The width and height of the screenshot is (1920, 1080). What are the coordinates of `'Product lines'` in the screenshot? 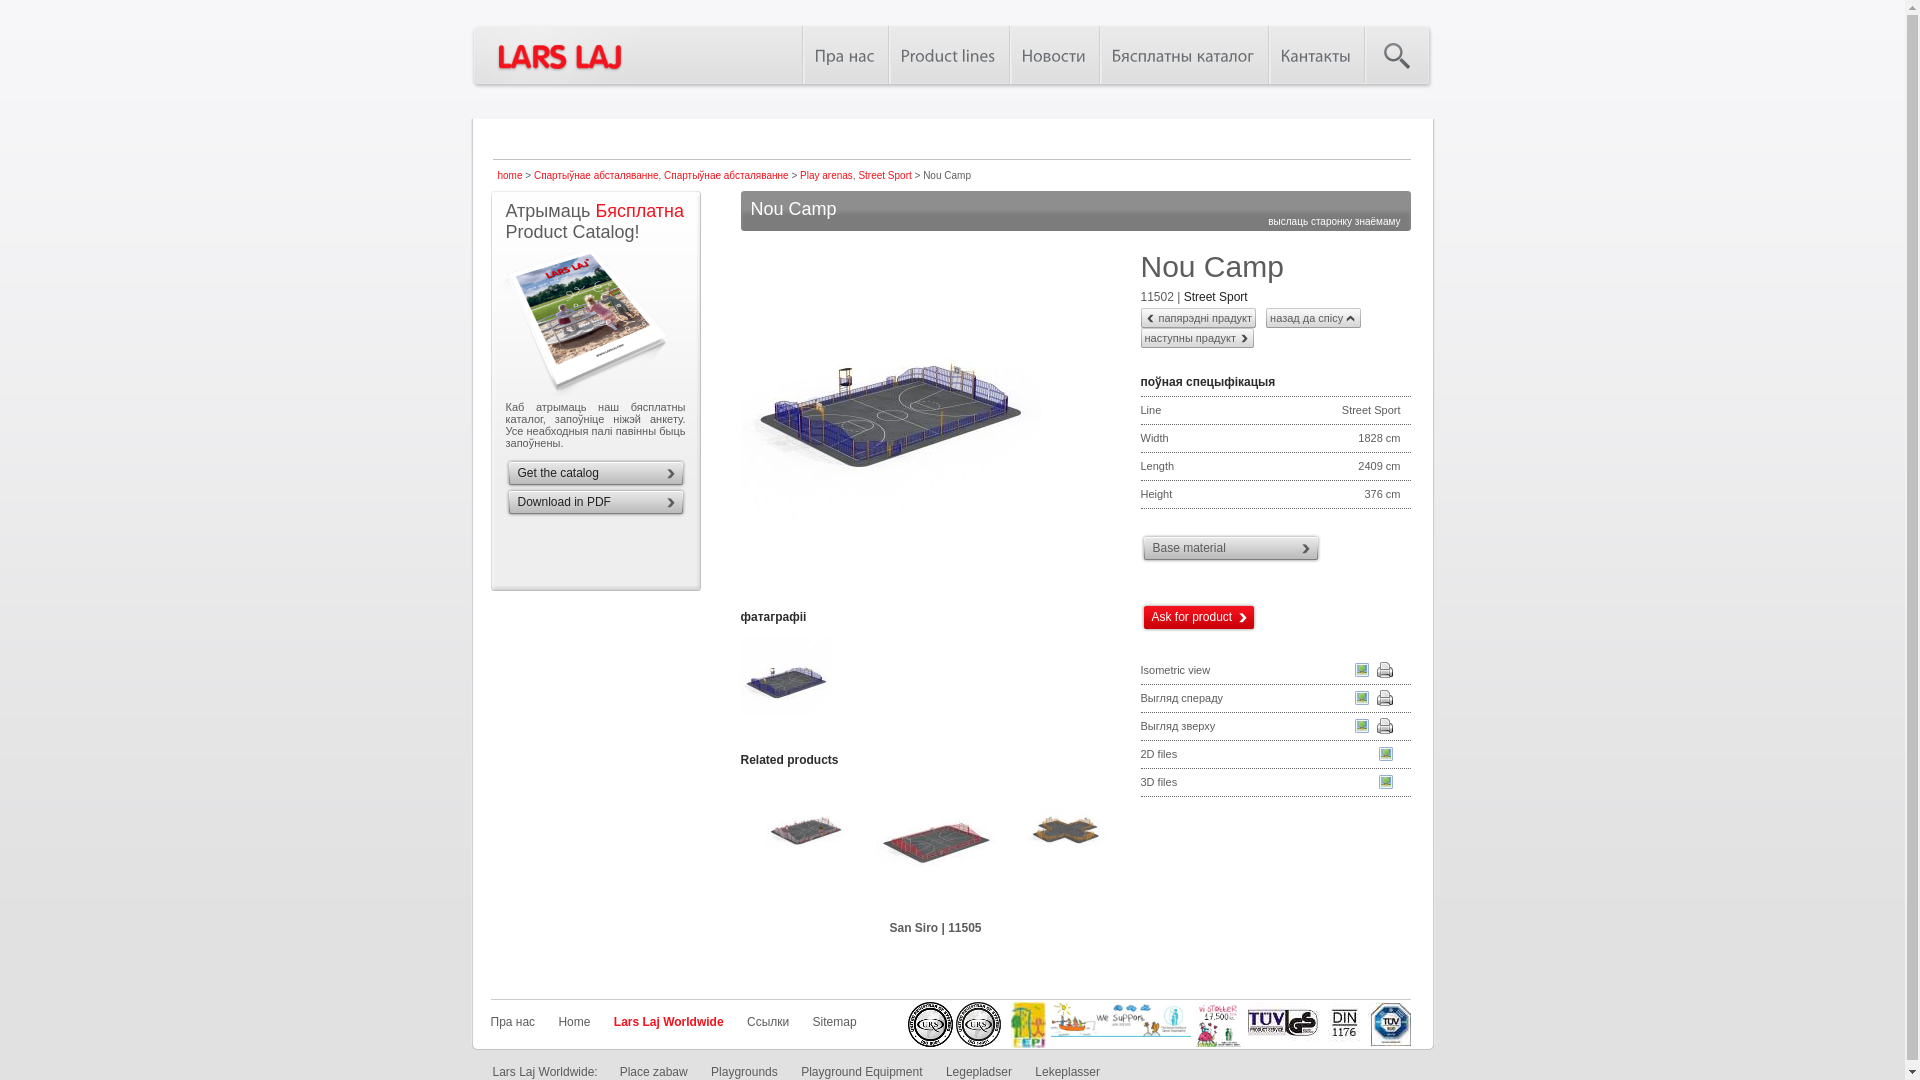 It's located at (947, 53).